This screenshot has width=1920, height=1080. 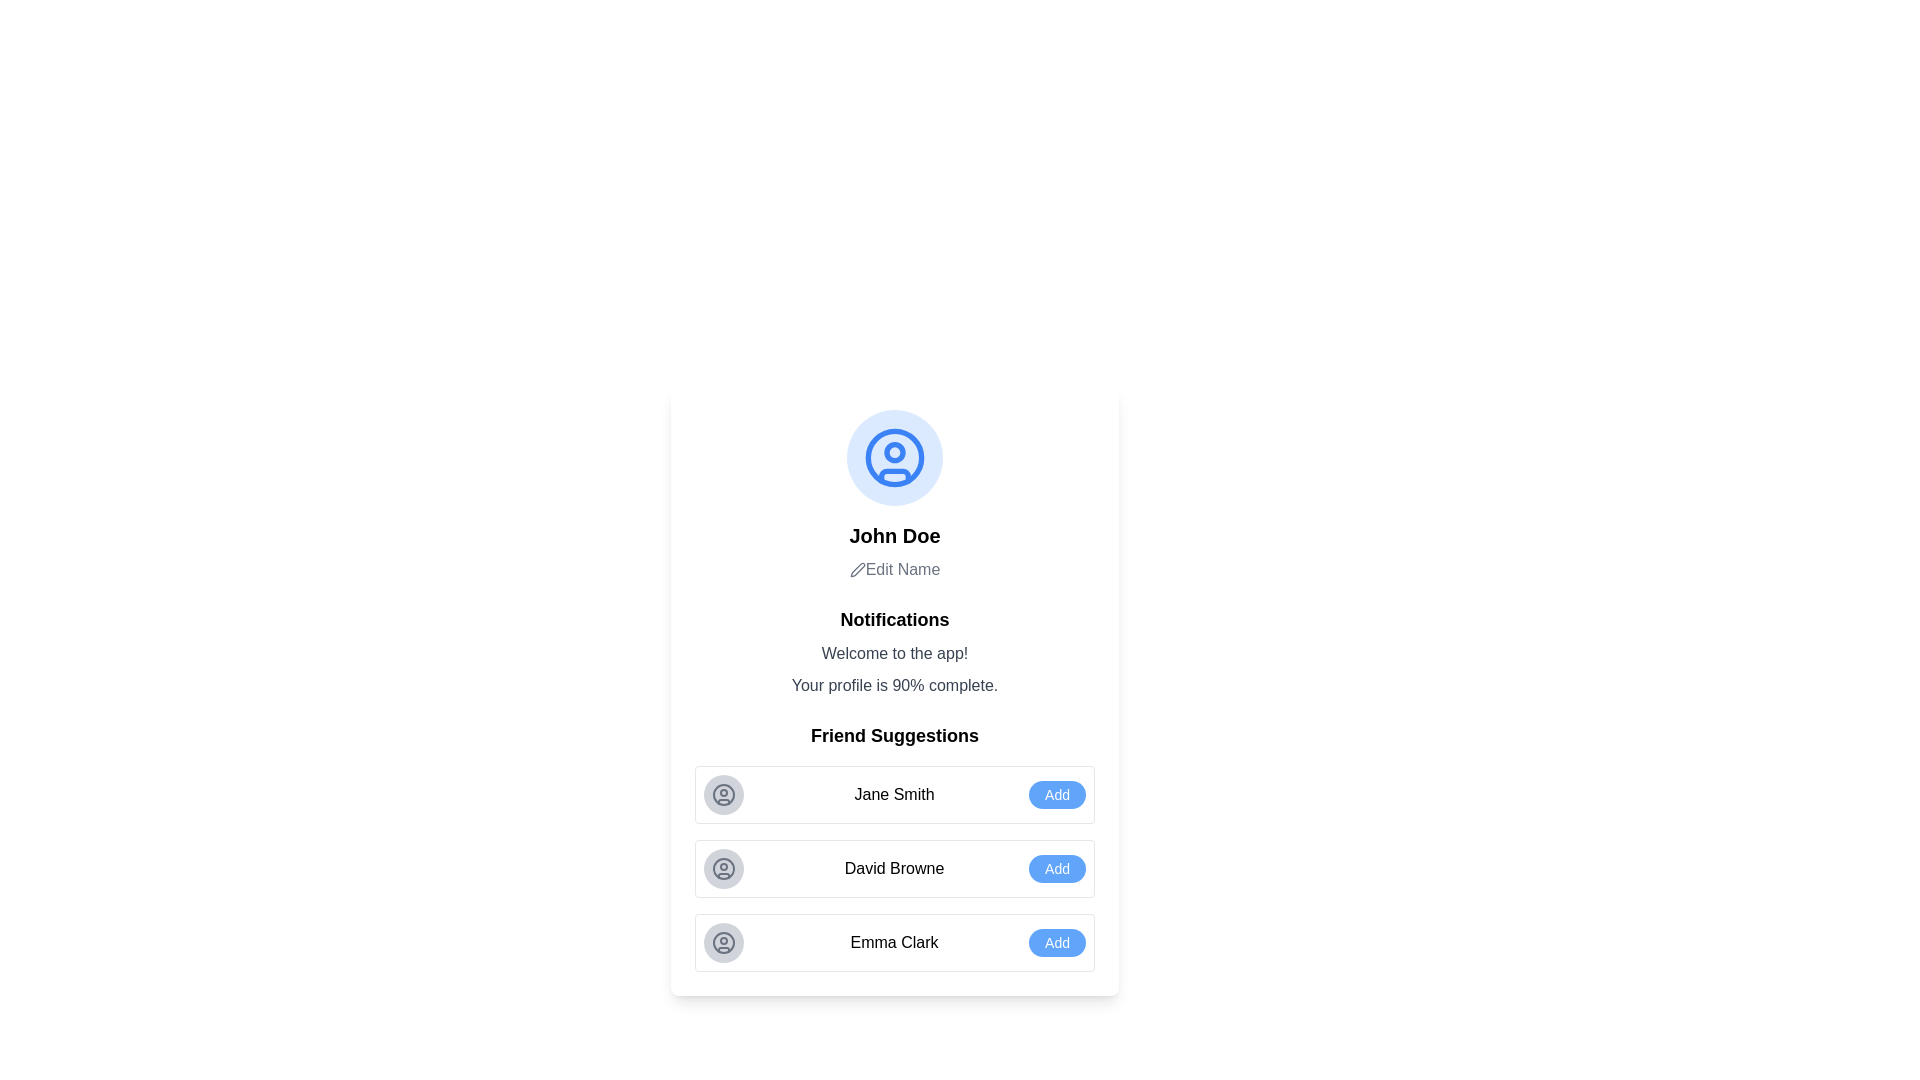 What do you see at coordinates (857, 570) in the screenshot?
I see `the small pen icon used for editing, located to the right of the 'Edit Name' text, below the 'John Doe' title and user avatar image` at bounding box center [857, 570].